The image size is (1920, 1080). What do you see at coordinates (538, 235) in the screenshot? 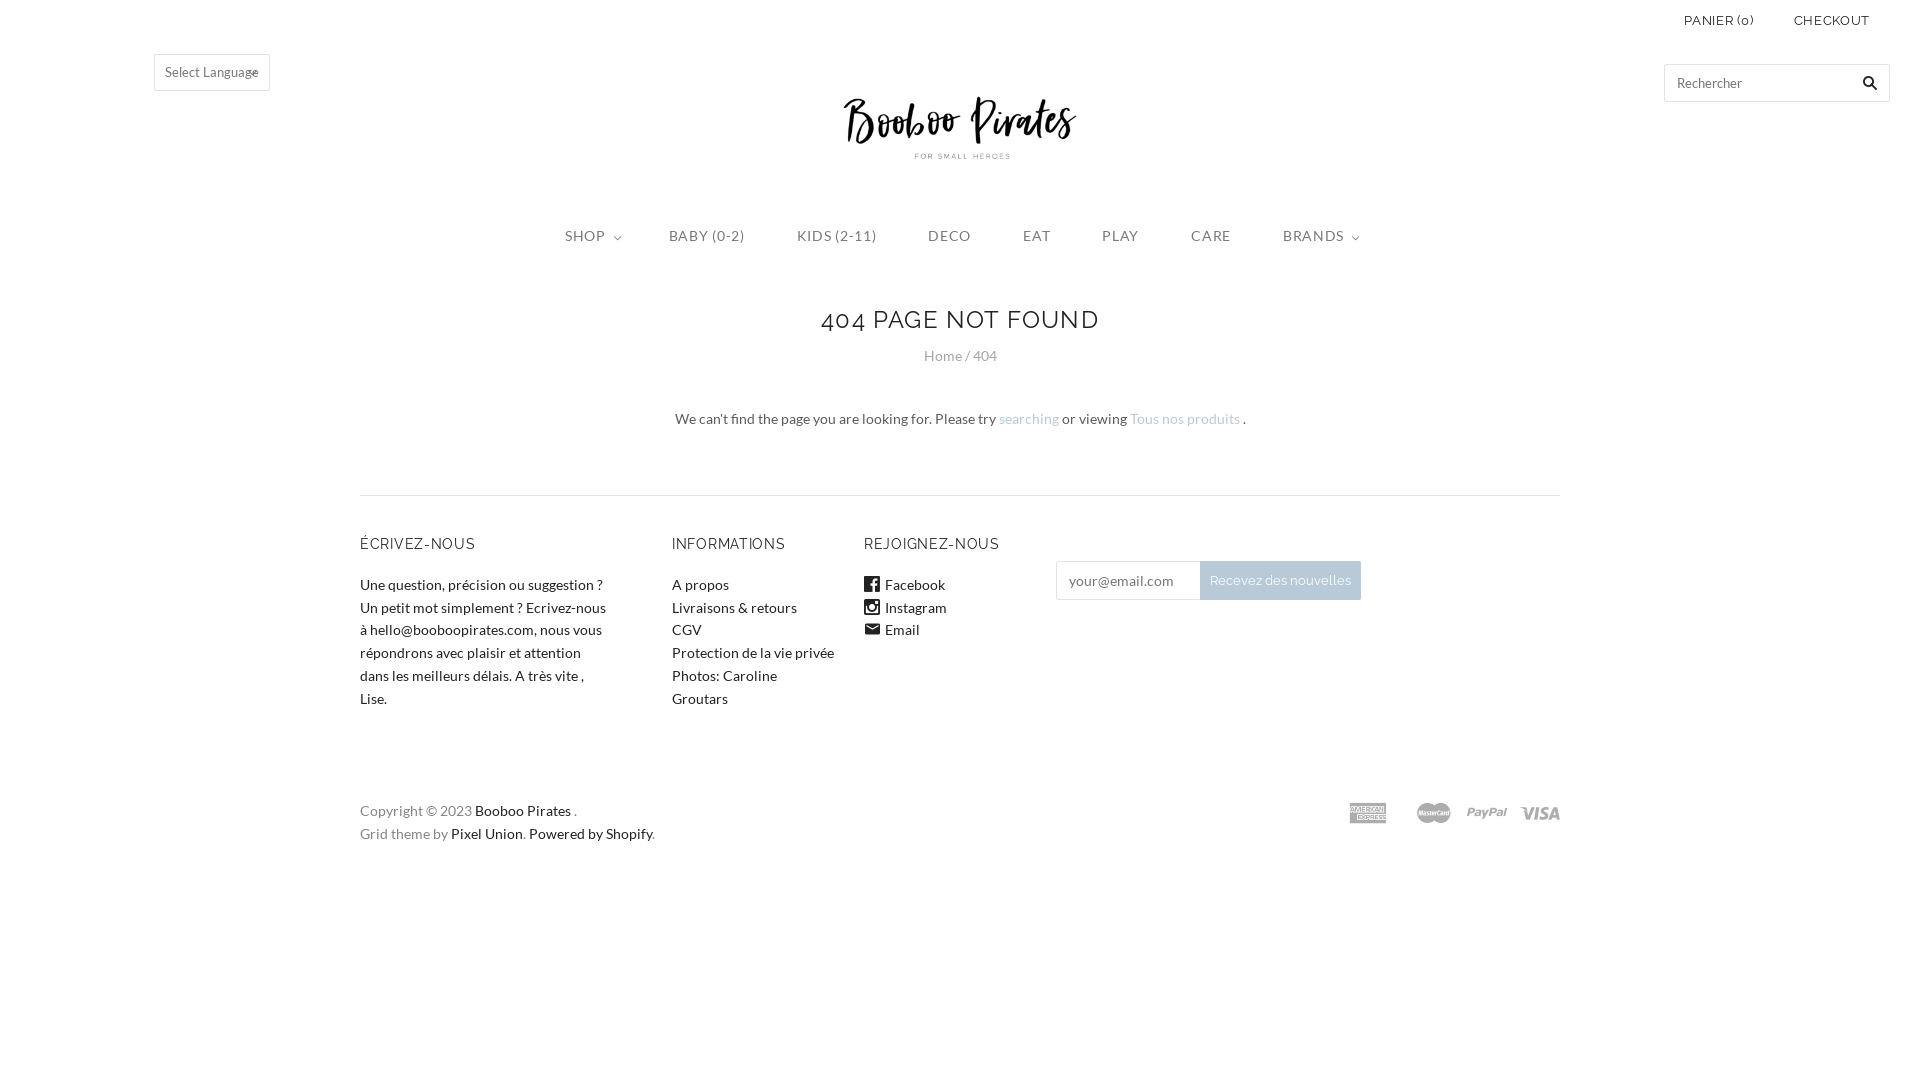
I see `'SHOP'` at bounding box center [538, 235].